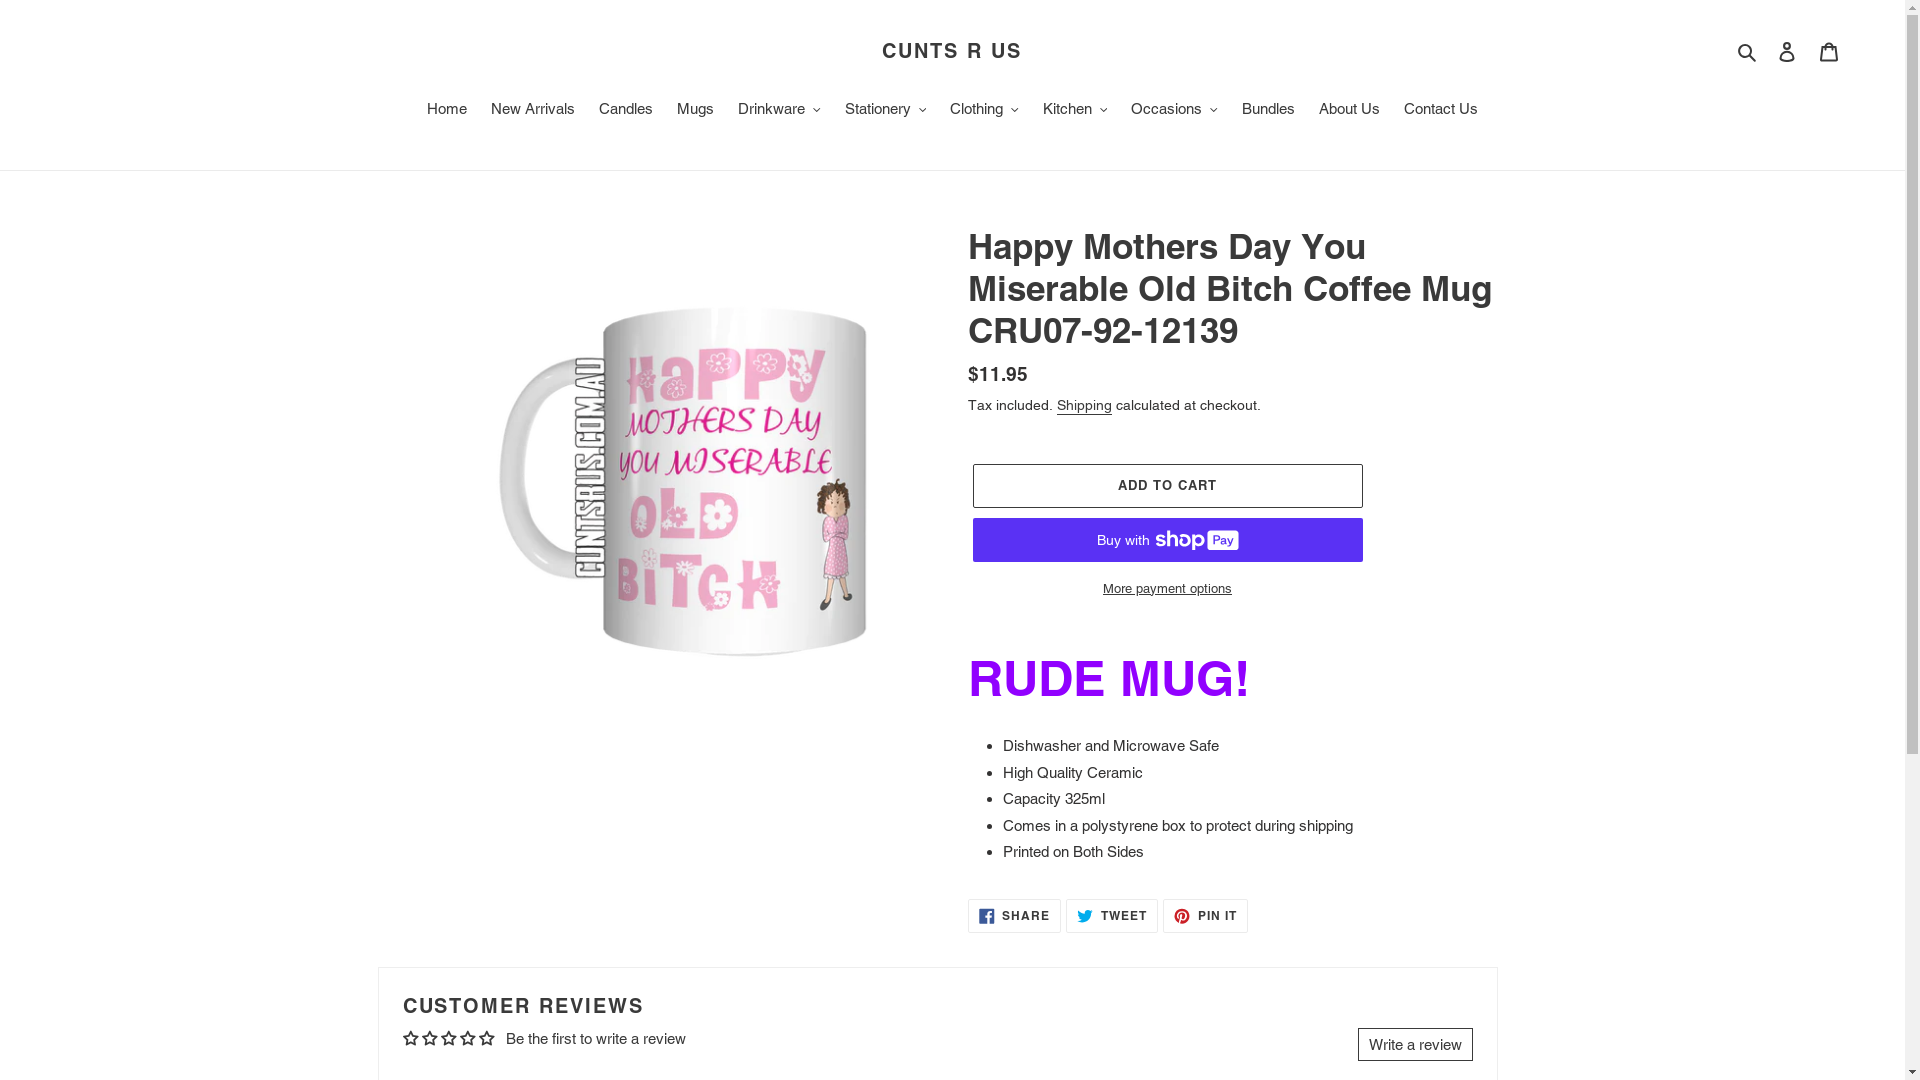 This screenshot has height=1080, width=1920. What do you see at coordinates (778, 111) in the screenshot?
I see `'Drinkware'` at bounding box center [778, 111].